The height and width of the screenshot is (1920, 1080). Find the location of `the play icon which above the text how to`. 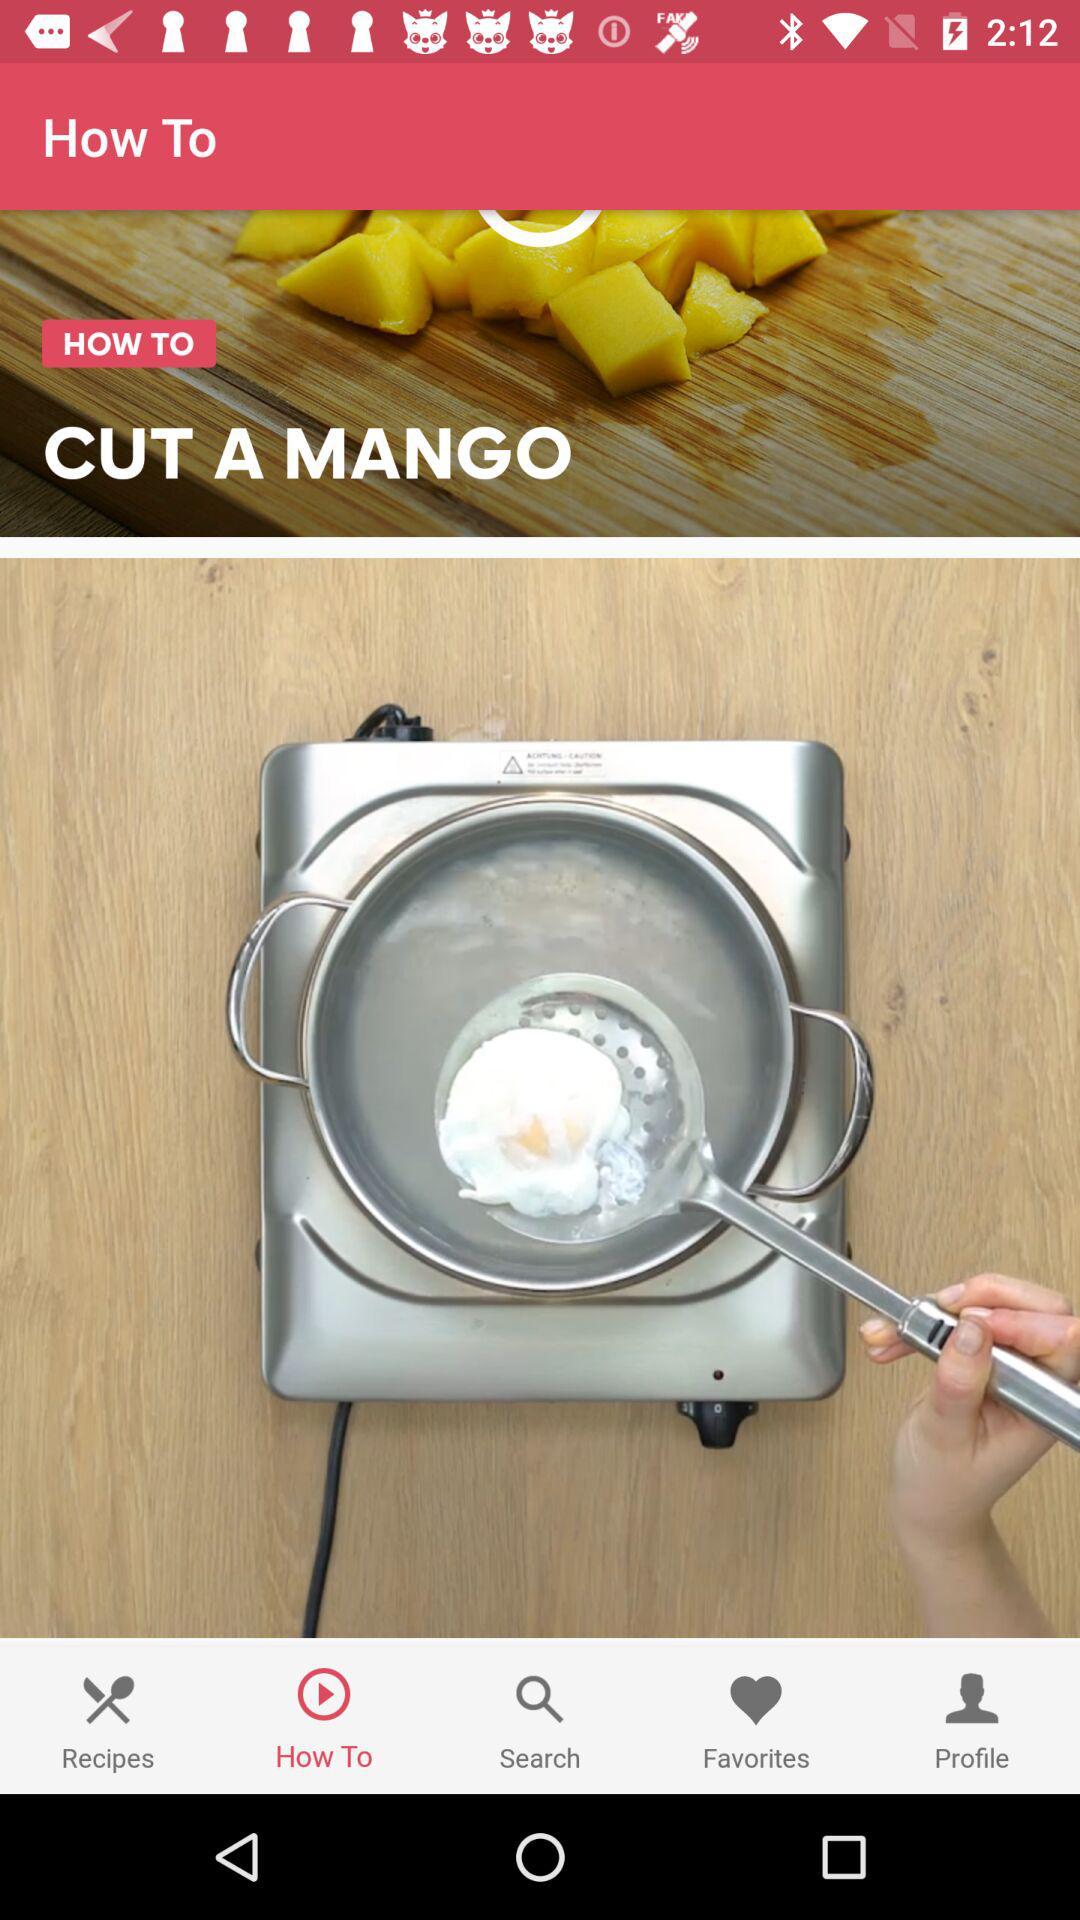

the play icon which above the text how to is located at coordinates (323, 1693).